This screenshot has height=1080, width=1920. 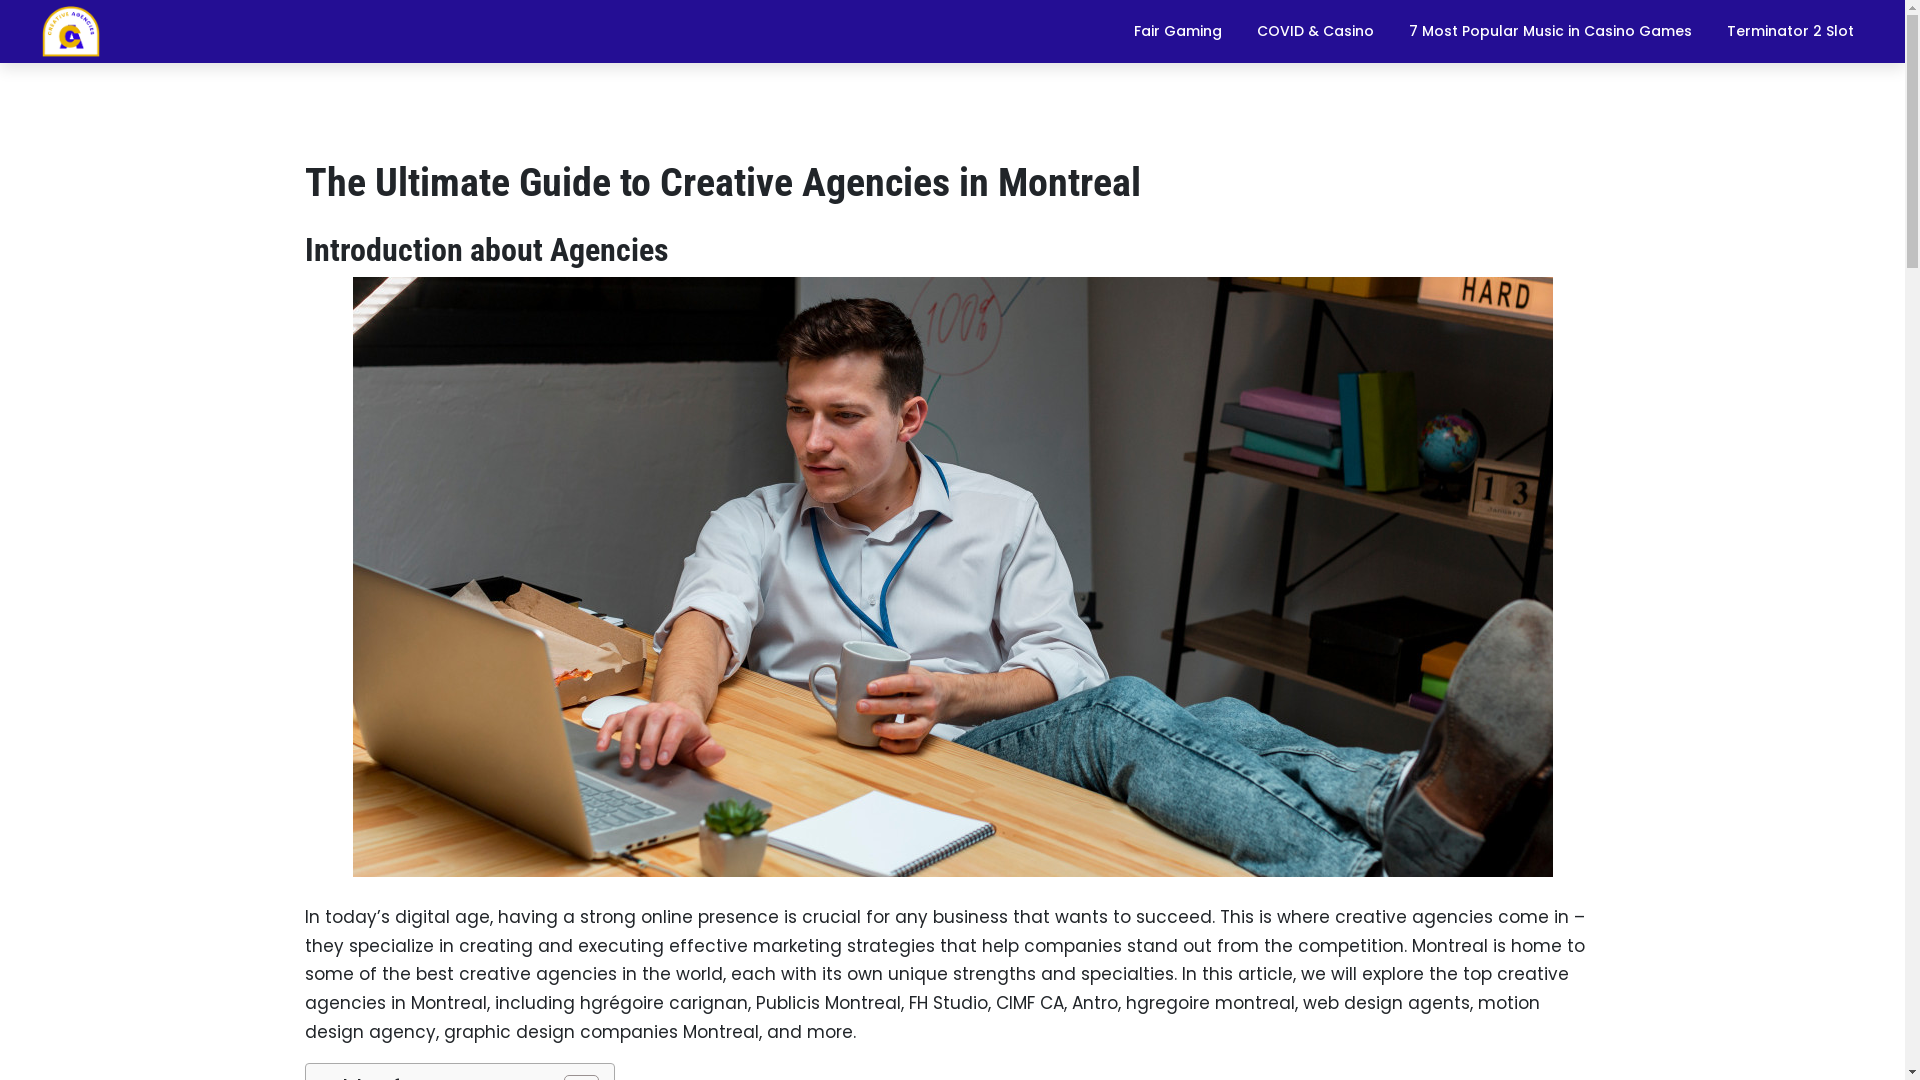 I want to click on 'Fair Gaming', so click(x=1117, y=30).